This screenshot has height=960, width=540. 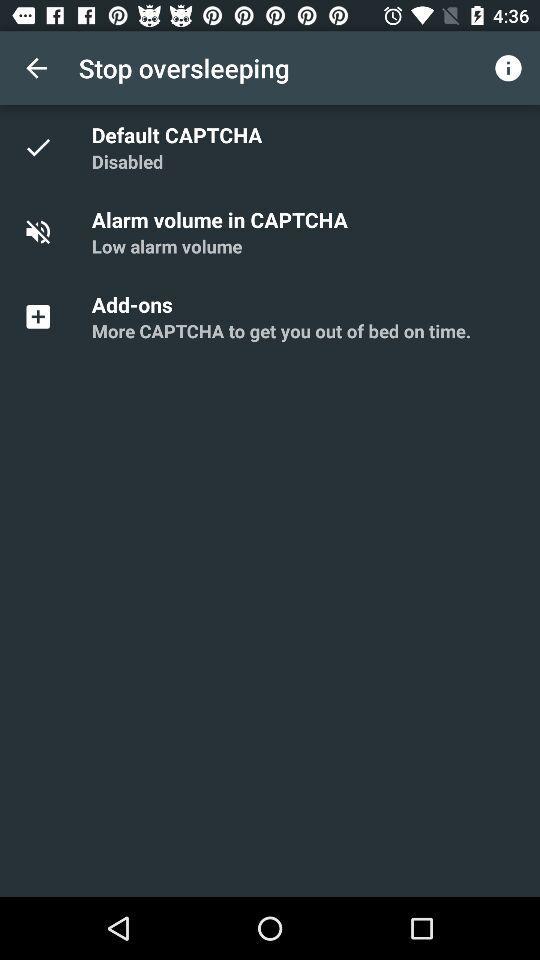 I want to click on item next to stop oversleeping, so click(x=36, y=68).